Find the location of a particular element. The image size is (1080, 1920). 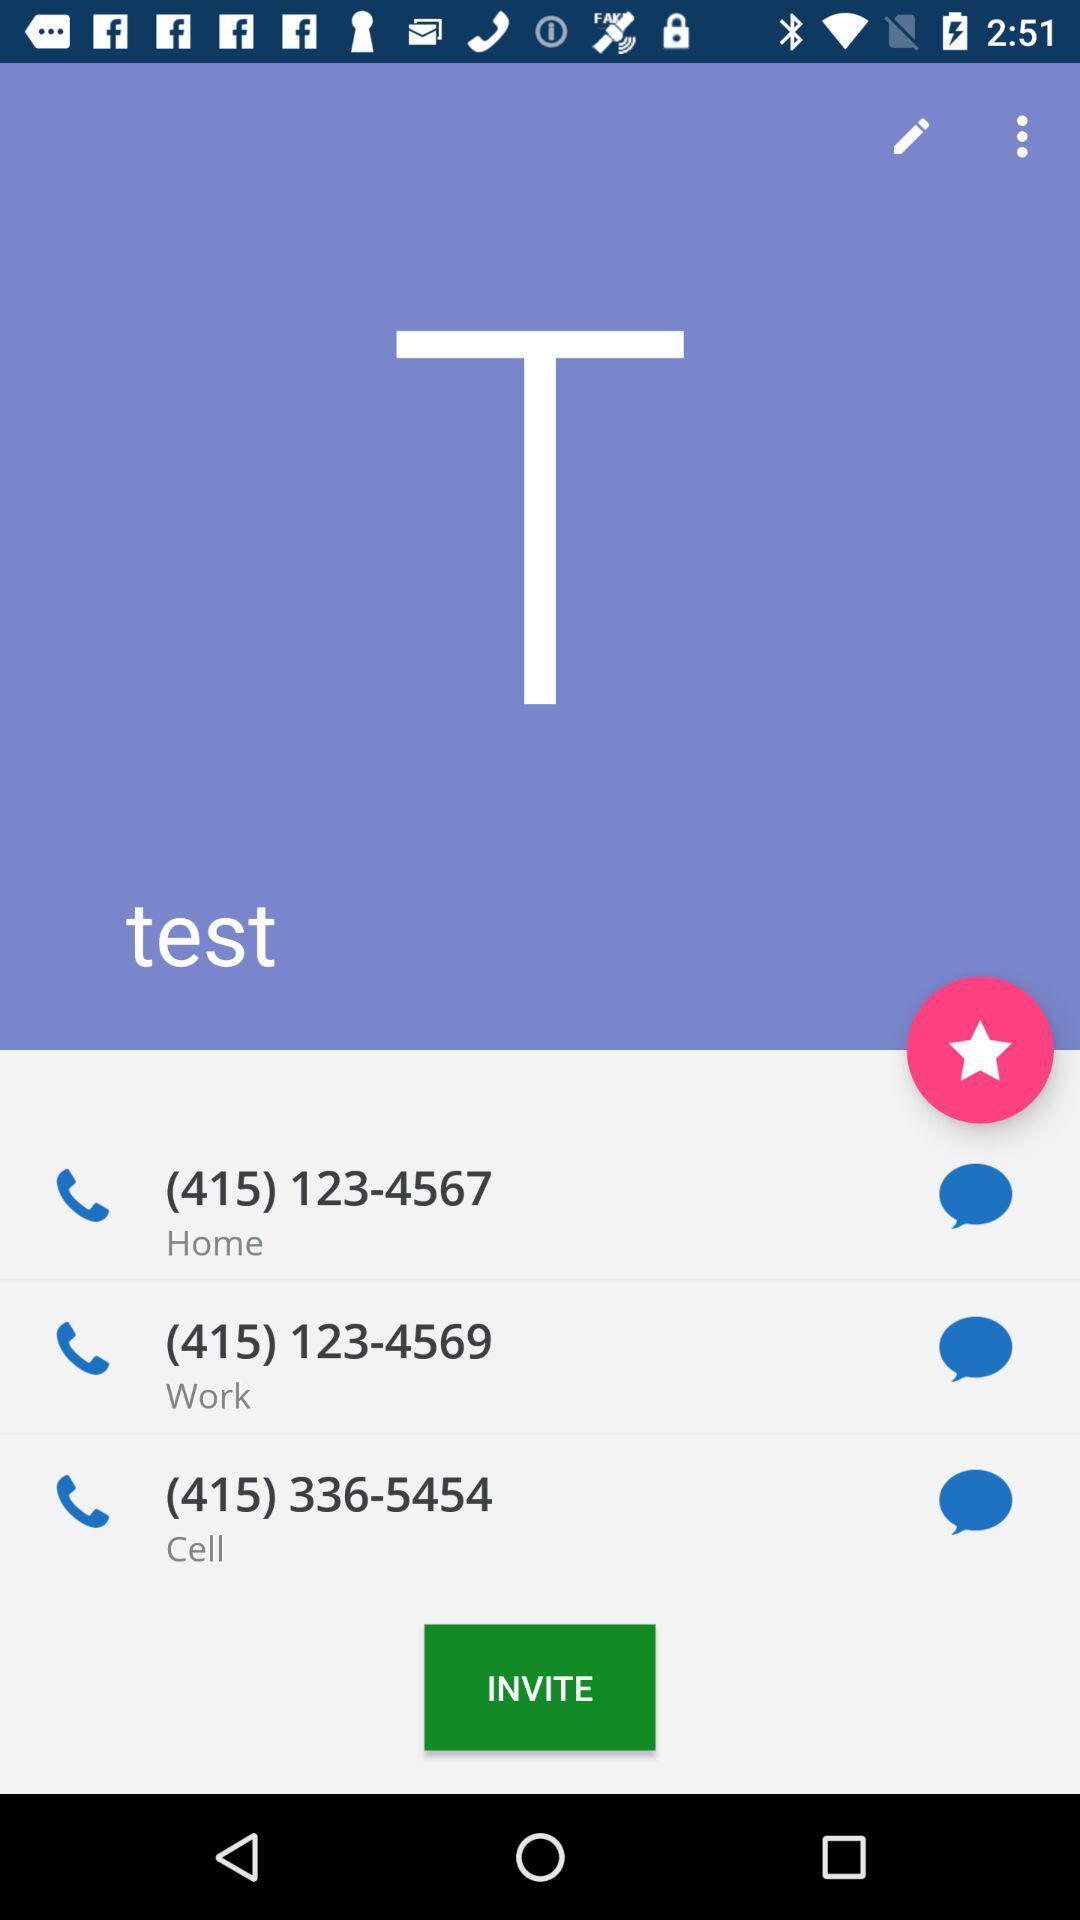

send message is located at coordinates (974, 1502).